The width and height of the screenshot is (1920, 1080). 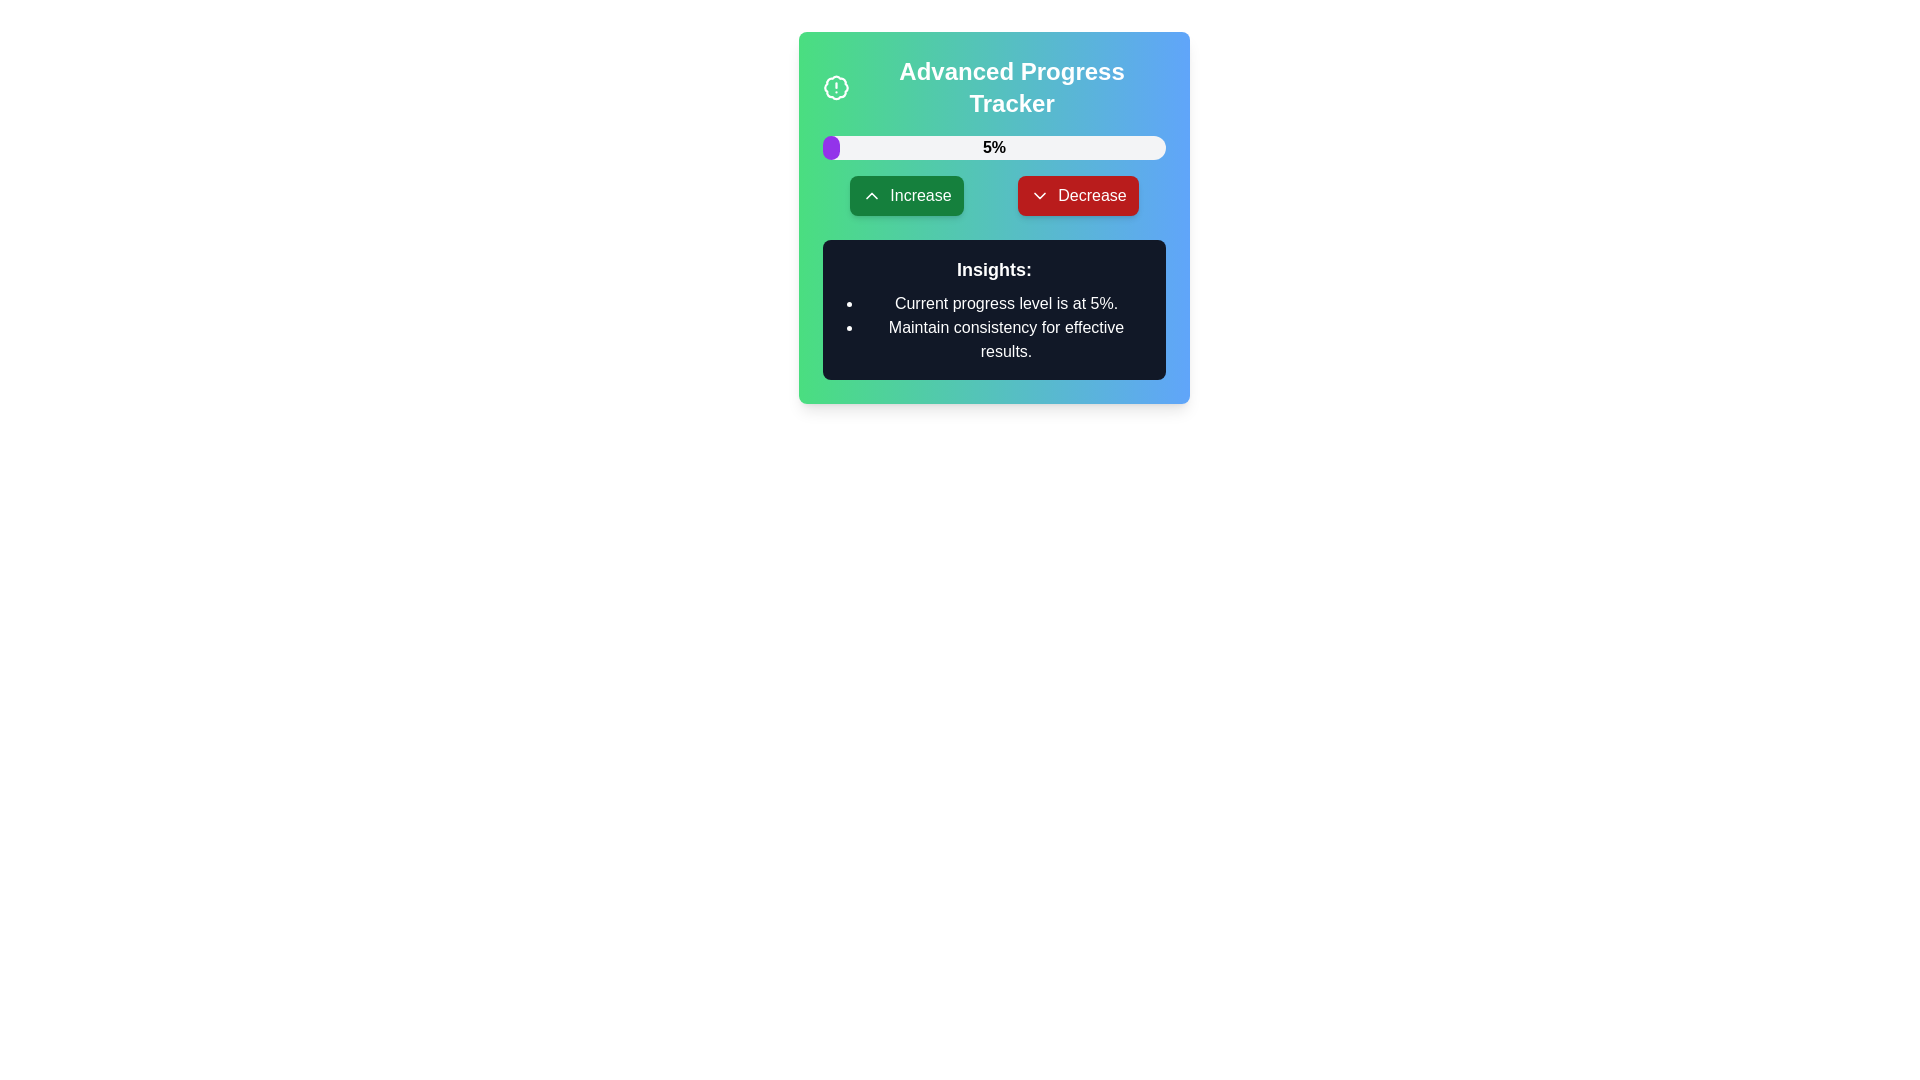 What do you see at coordinates (1006, 304) in the screenshot?
I see `text displayed in the Text Label located in the black box labeled 'Insights:' which indicates the current progress level to the user` at bounding box center [1006, 304].